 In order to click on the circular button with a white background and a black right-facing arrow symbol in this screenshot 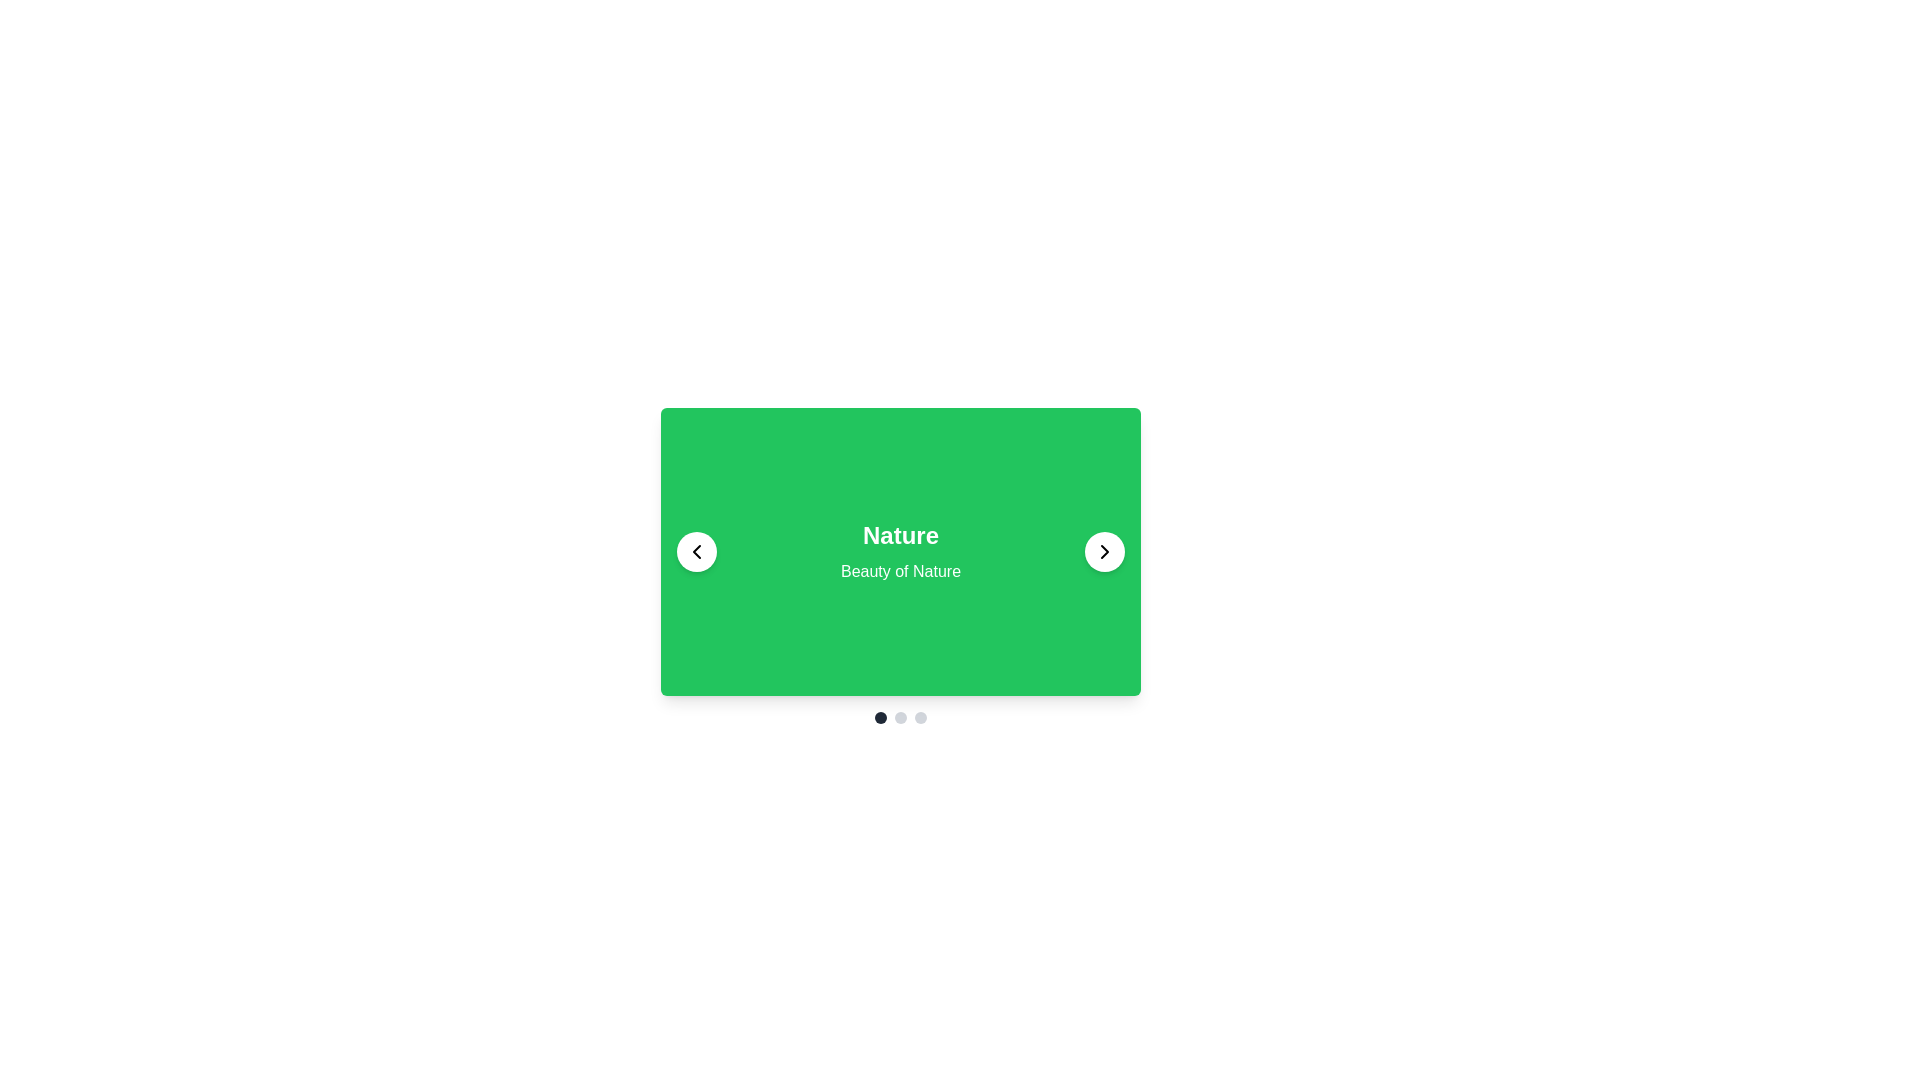, I will do `click(1103, 551)`.